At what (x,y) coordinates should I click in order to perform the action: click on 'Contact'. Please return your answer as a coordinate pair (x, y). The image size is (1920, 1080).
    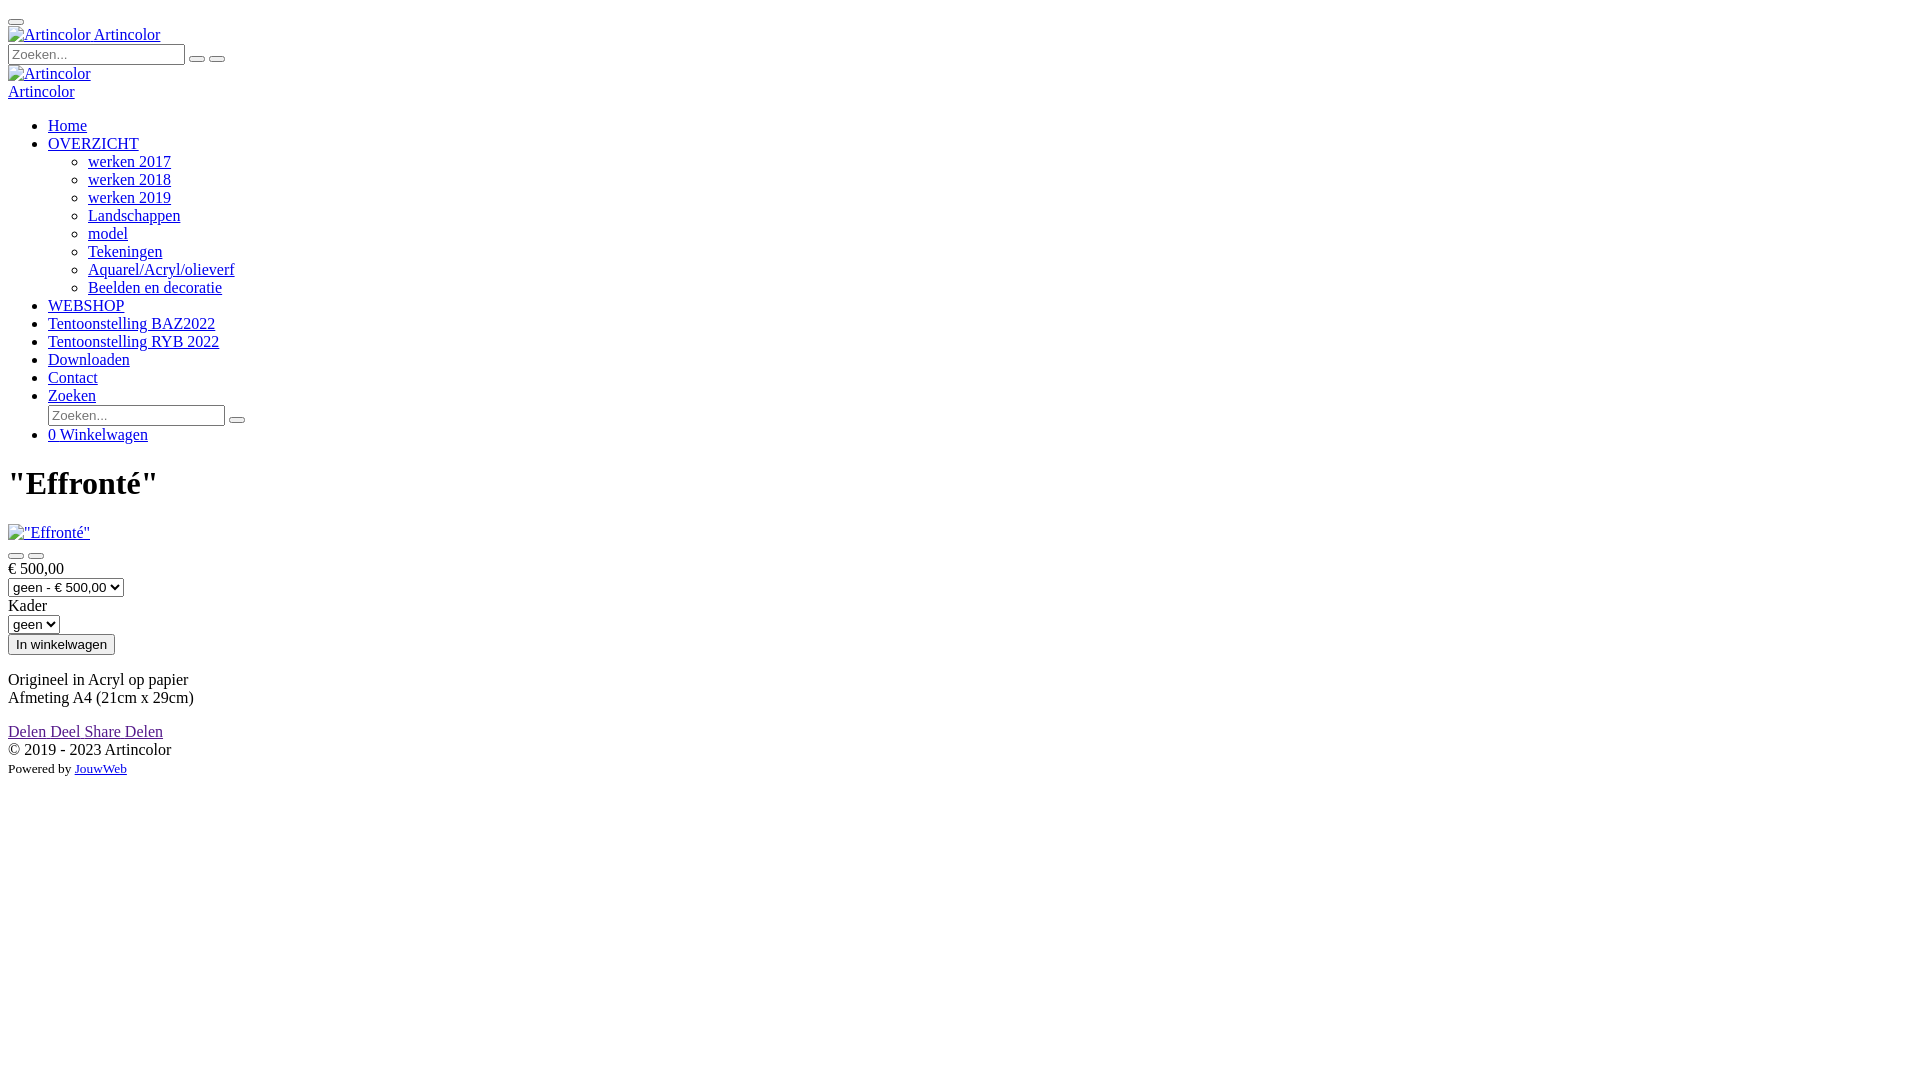
    Looking at the image, I should click on (48, 377).